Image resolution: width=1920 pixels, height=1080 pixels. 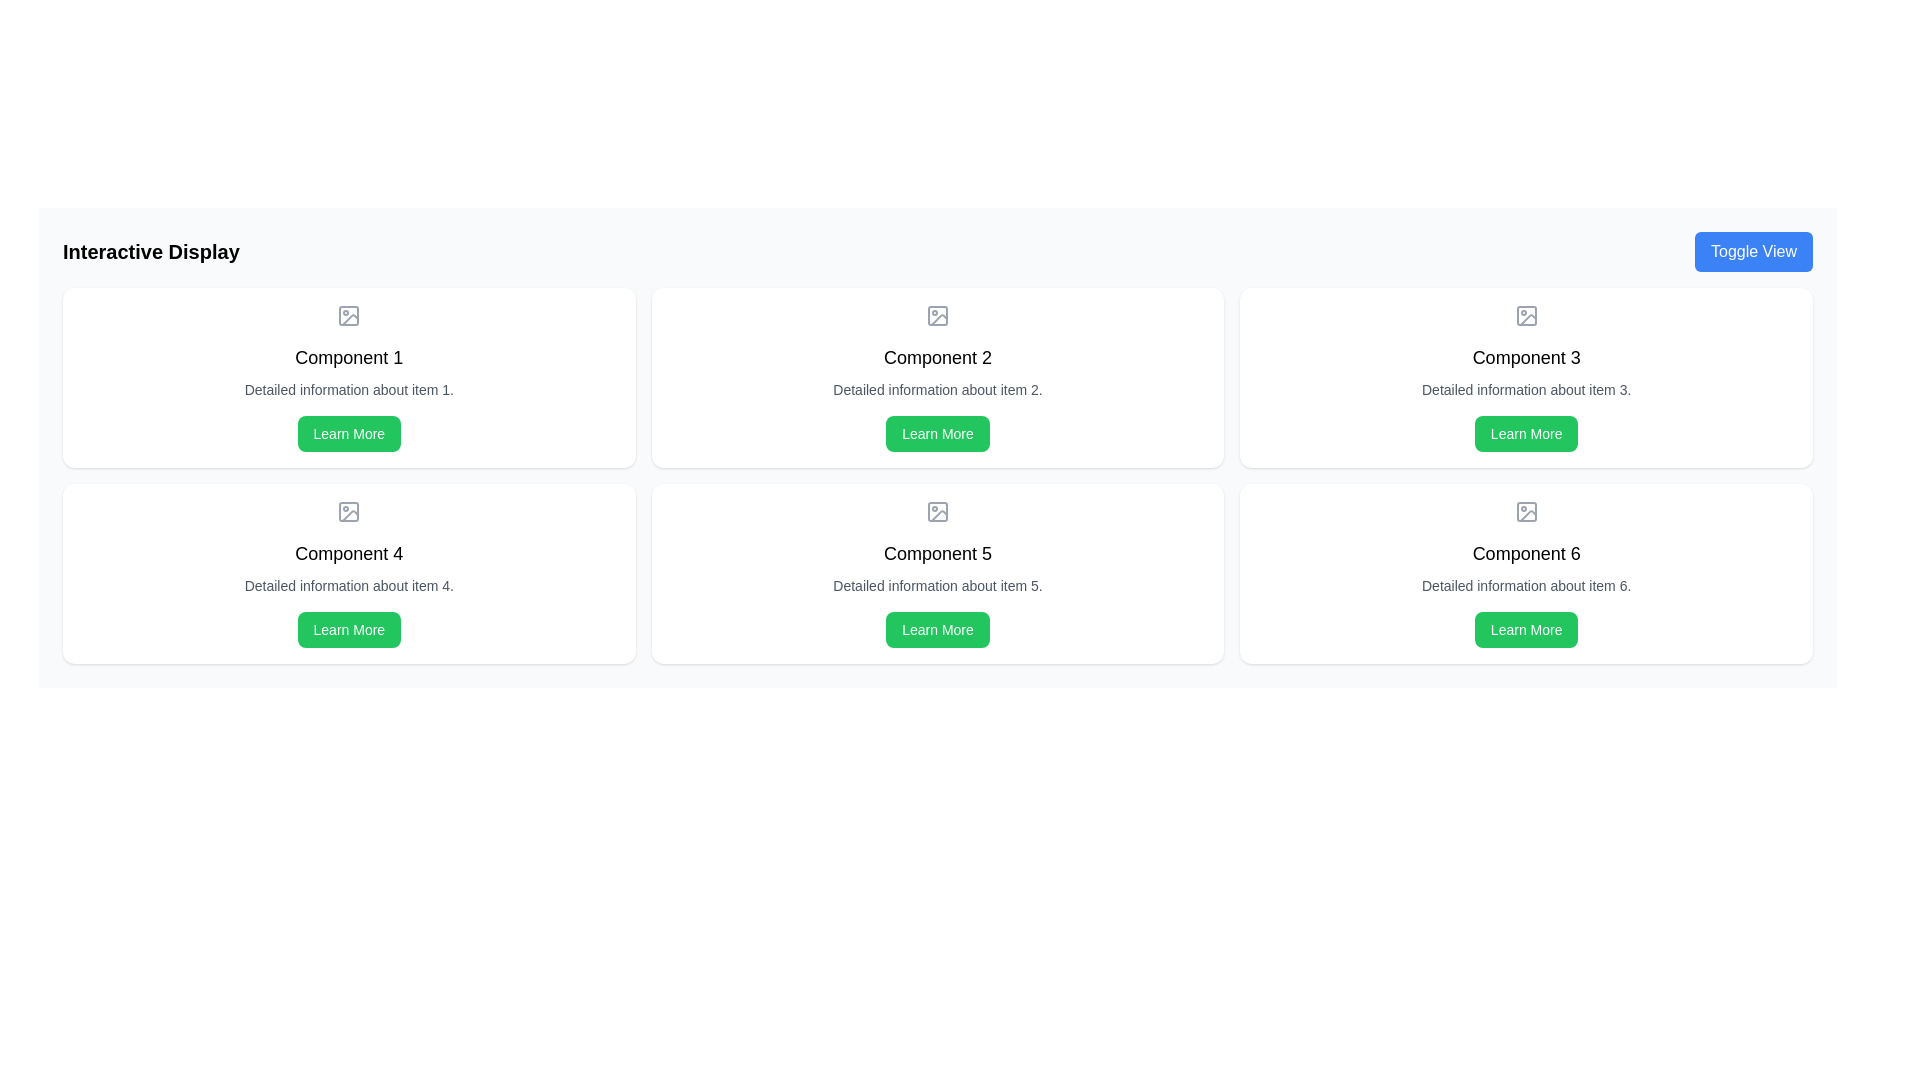 I want to click on the 'Learn More' button, which is a green rectangular button with rounded corners located at the bottom-center of 'Component 5', so click(x=936, y=628).